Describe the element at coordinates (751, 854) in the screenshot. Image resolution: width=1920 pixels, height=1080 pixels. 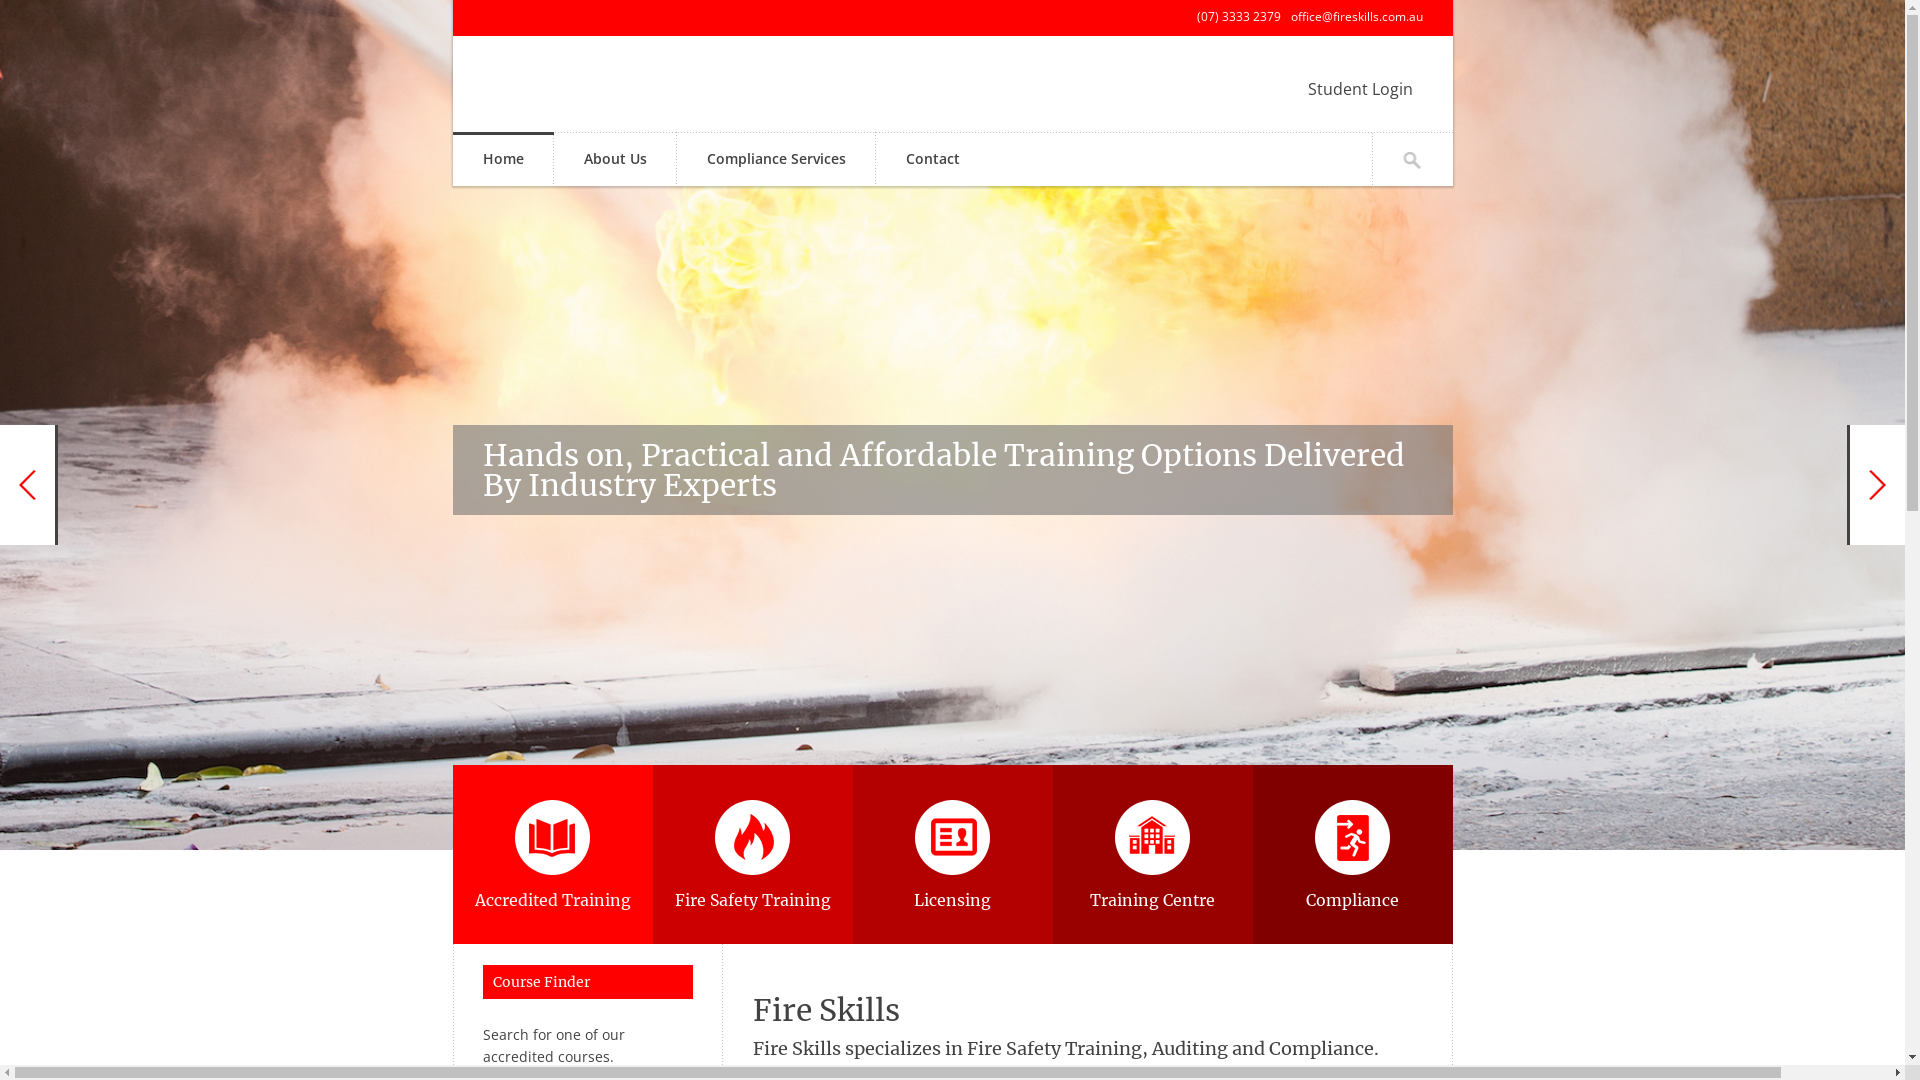
I see `'Fire Safety Training'` at that location.